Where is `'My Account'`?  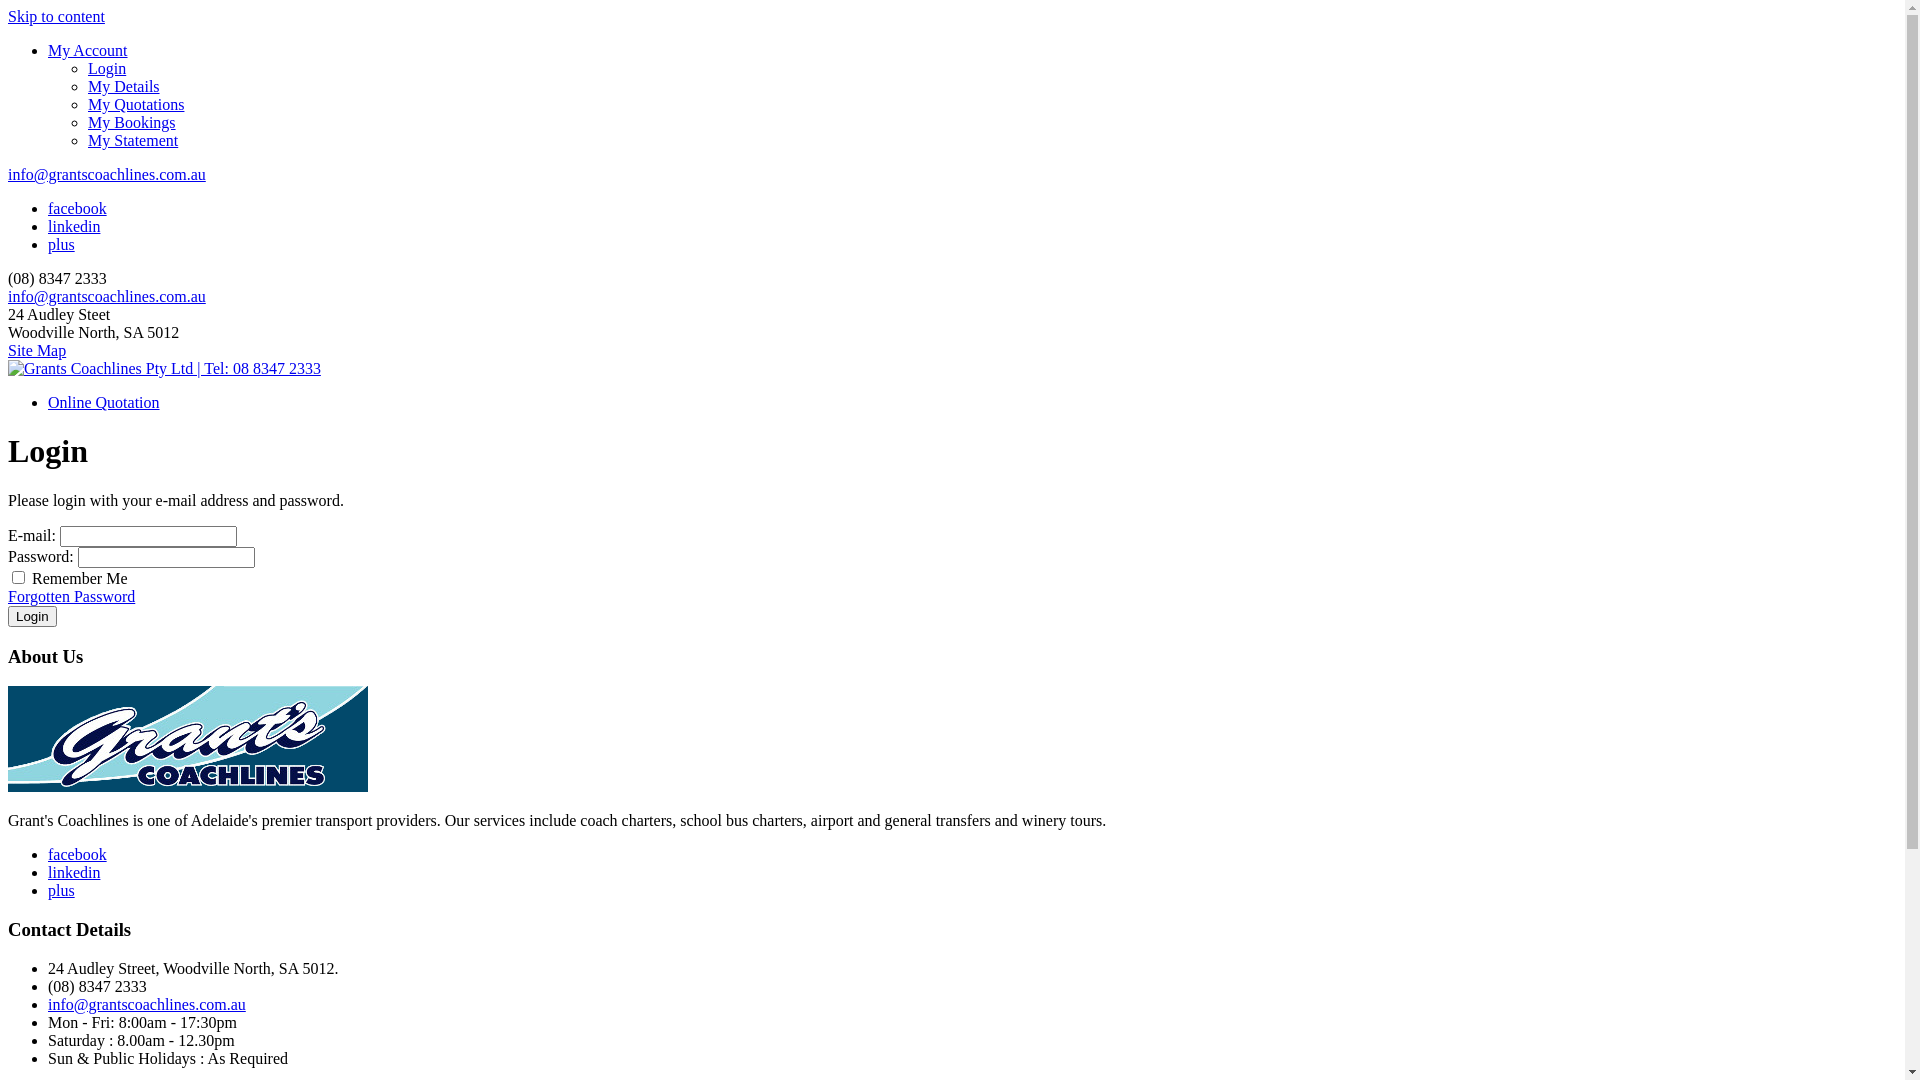
'My Account' is located at coordinates (86, 49).